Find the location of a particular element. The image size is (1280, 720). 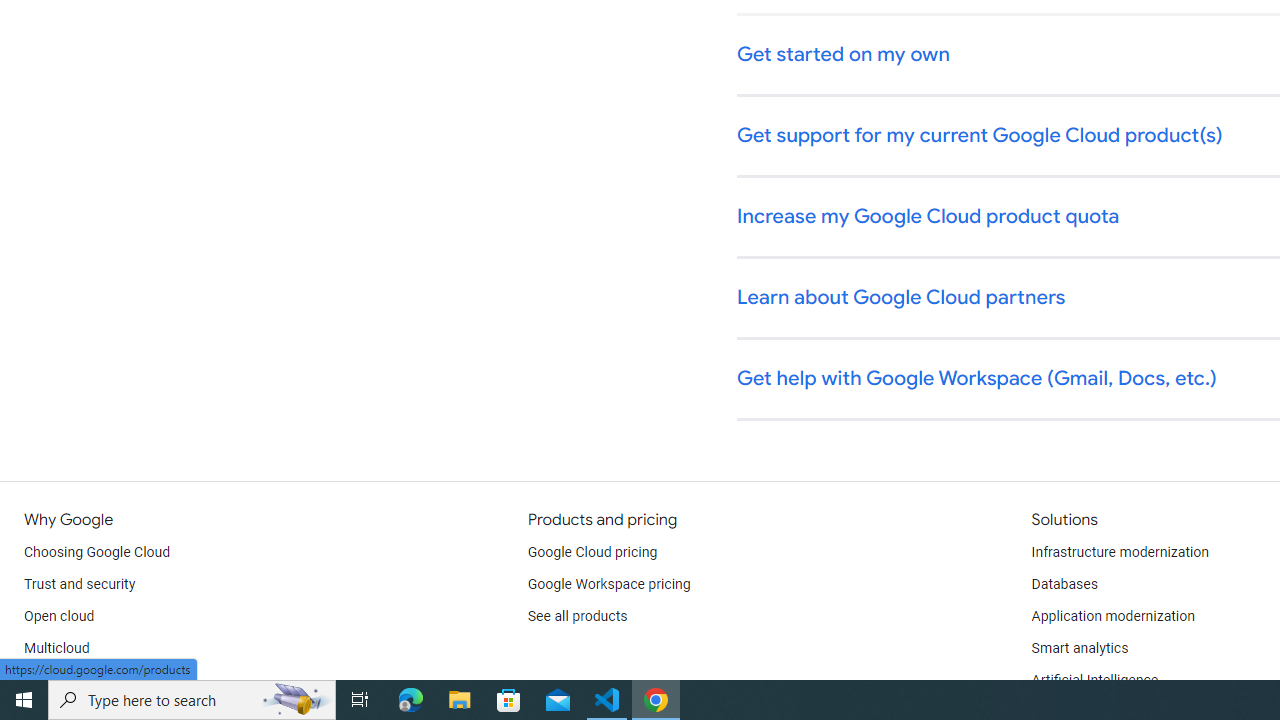

'Global infrastructure' is located at coordinates (87, 680).